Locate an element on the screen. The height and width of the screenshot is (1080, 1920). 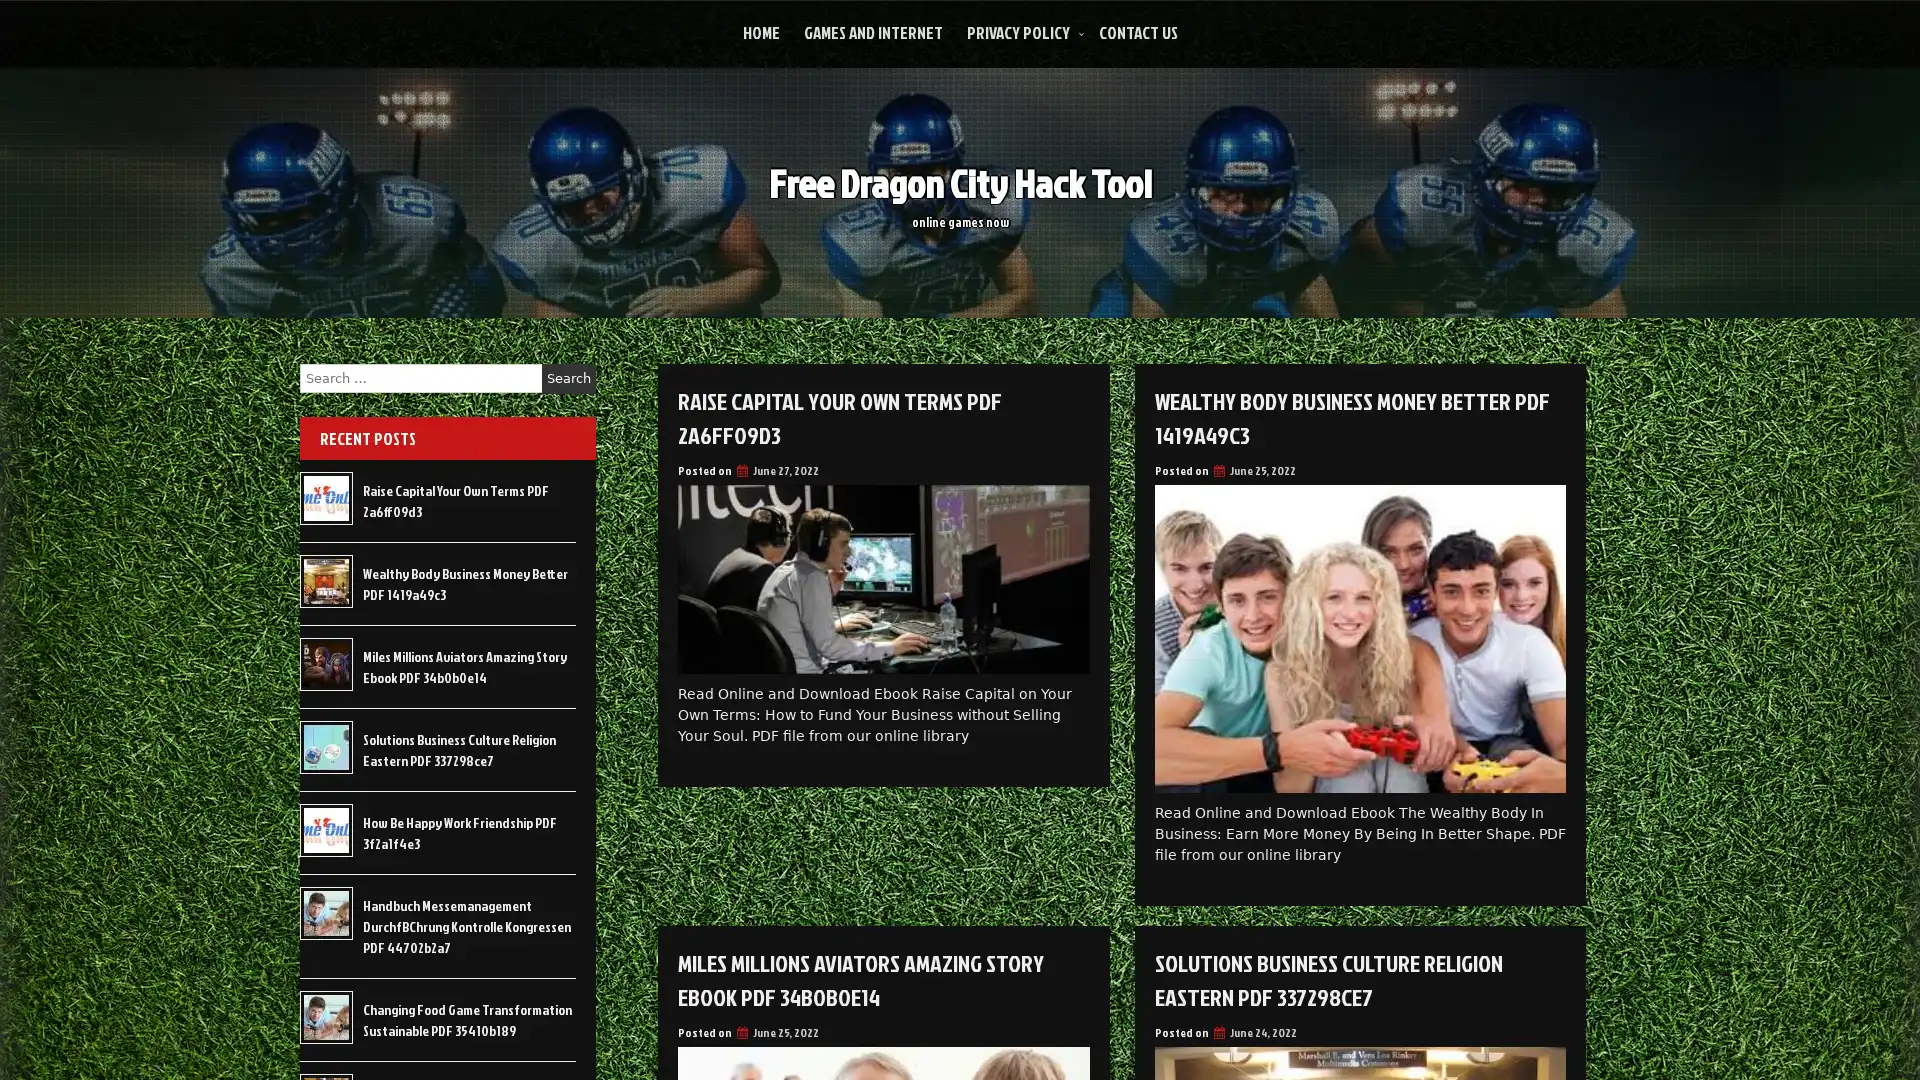
Search is located at coordinates (568, 378).